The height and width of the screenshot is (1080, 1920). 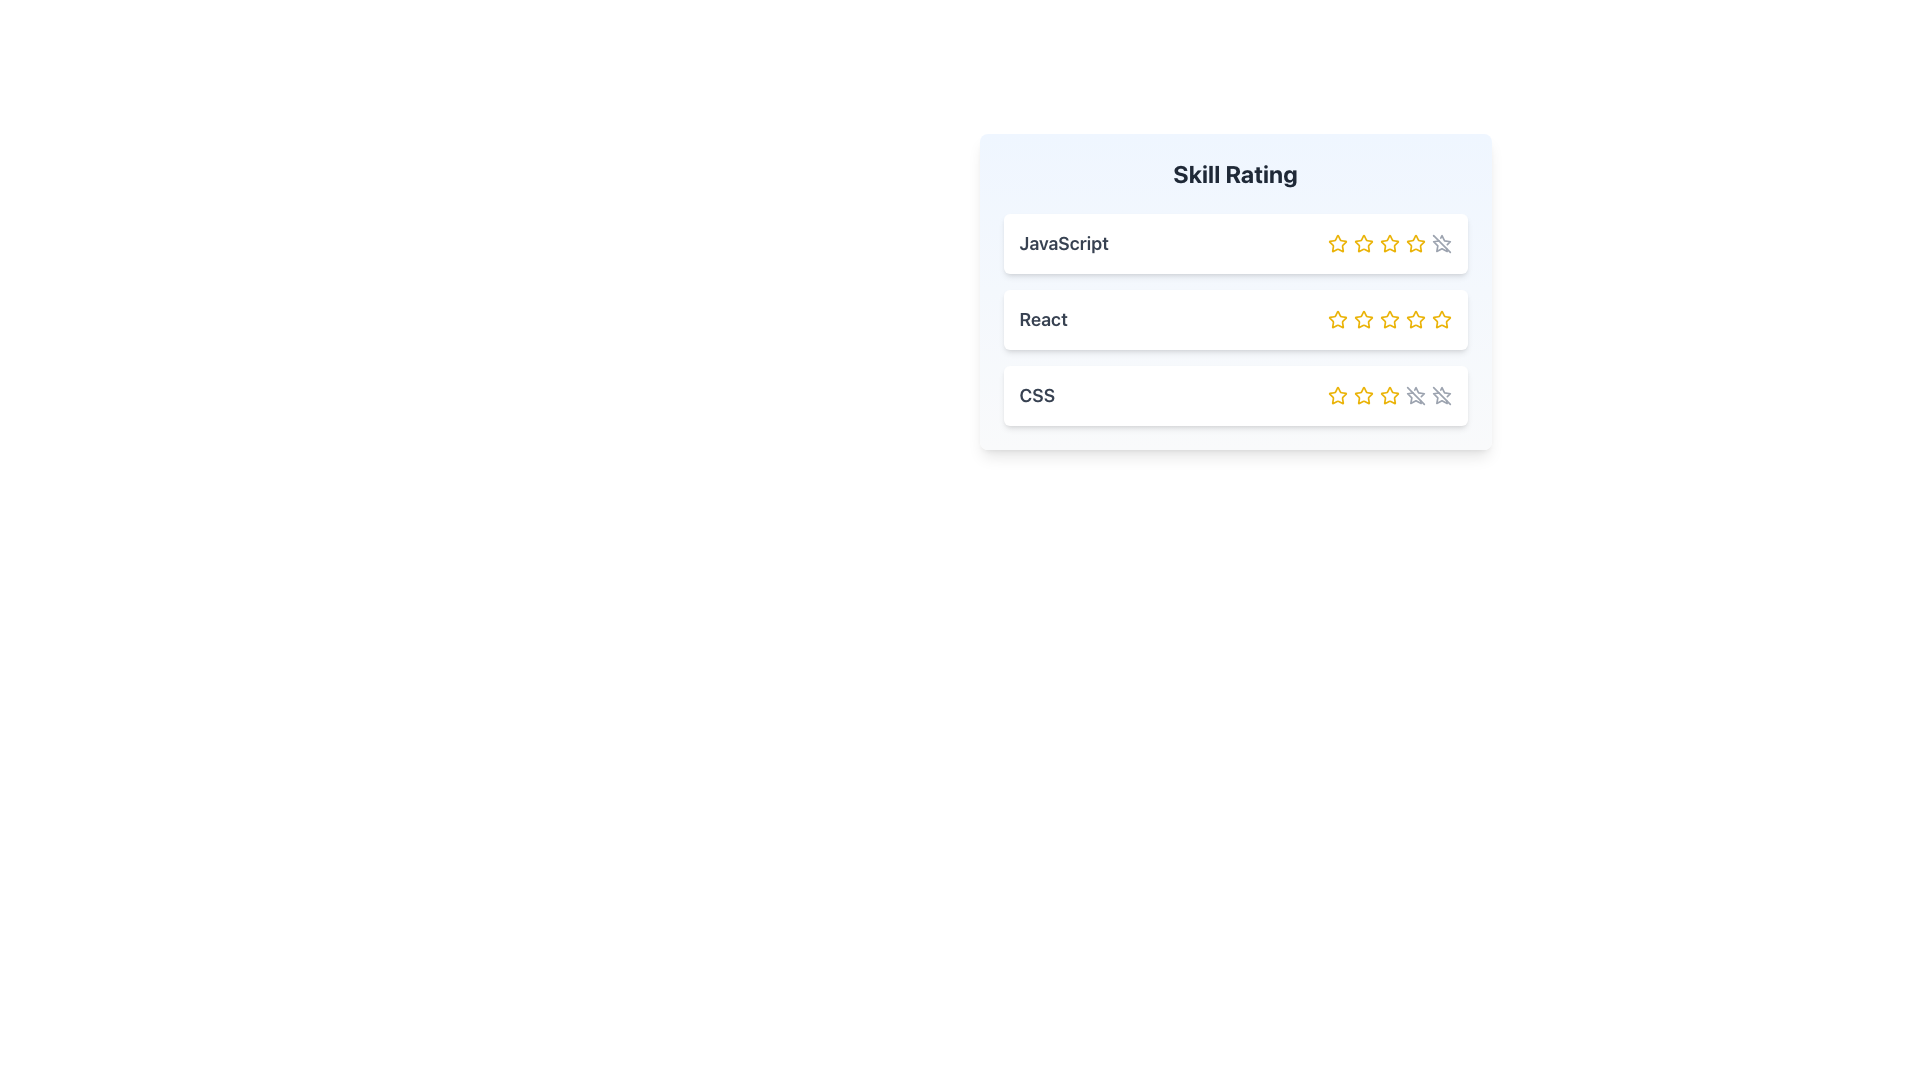 What do you see at coordinates (1441, 396) in the screenshot?
I see `the fifth star-shaped icon with a gray outline and crossing line in the CSS skill rating section` at bounding box center [1441, 396].